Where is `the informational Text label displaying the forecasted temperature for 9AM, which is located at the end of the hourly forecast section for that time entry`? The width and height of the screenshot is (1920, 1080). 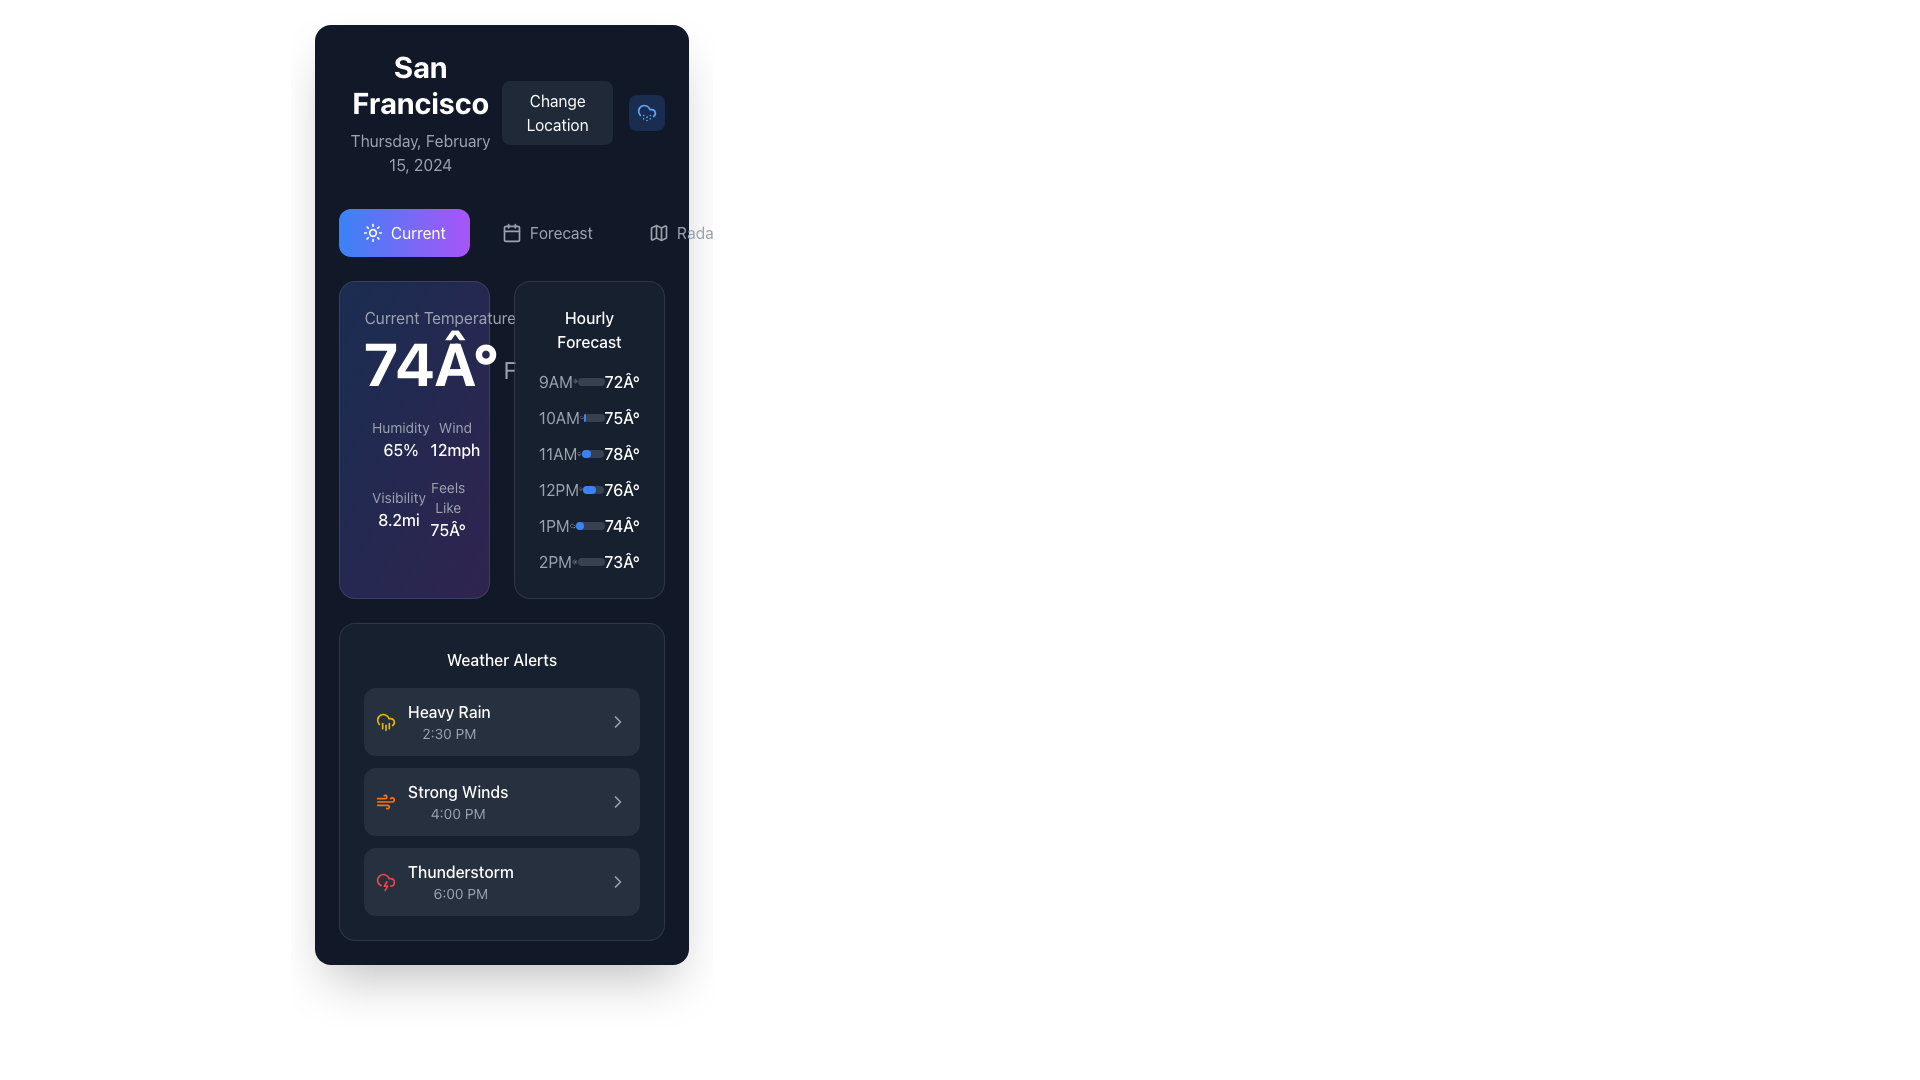 the informational Text label displaying the forecasted temperature for 9AM, which is located at the end of the hourly forecast section for that time entry is located at coordinates (621, 381).